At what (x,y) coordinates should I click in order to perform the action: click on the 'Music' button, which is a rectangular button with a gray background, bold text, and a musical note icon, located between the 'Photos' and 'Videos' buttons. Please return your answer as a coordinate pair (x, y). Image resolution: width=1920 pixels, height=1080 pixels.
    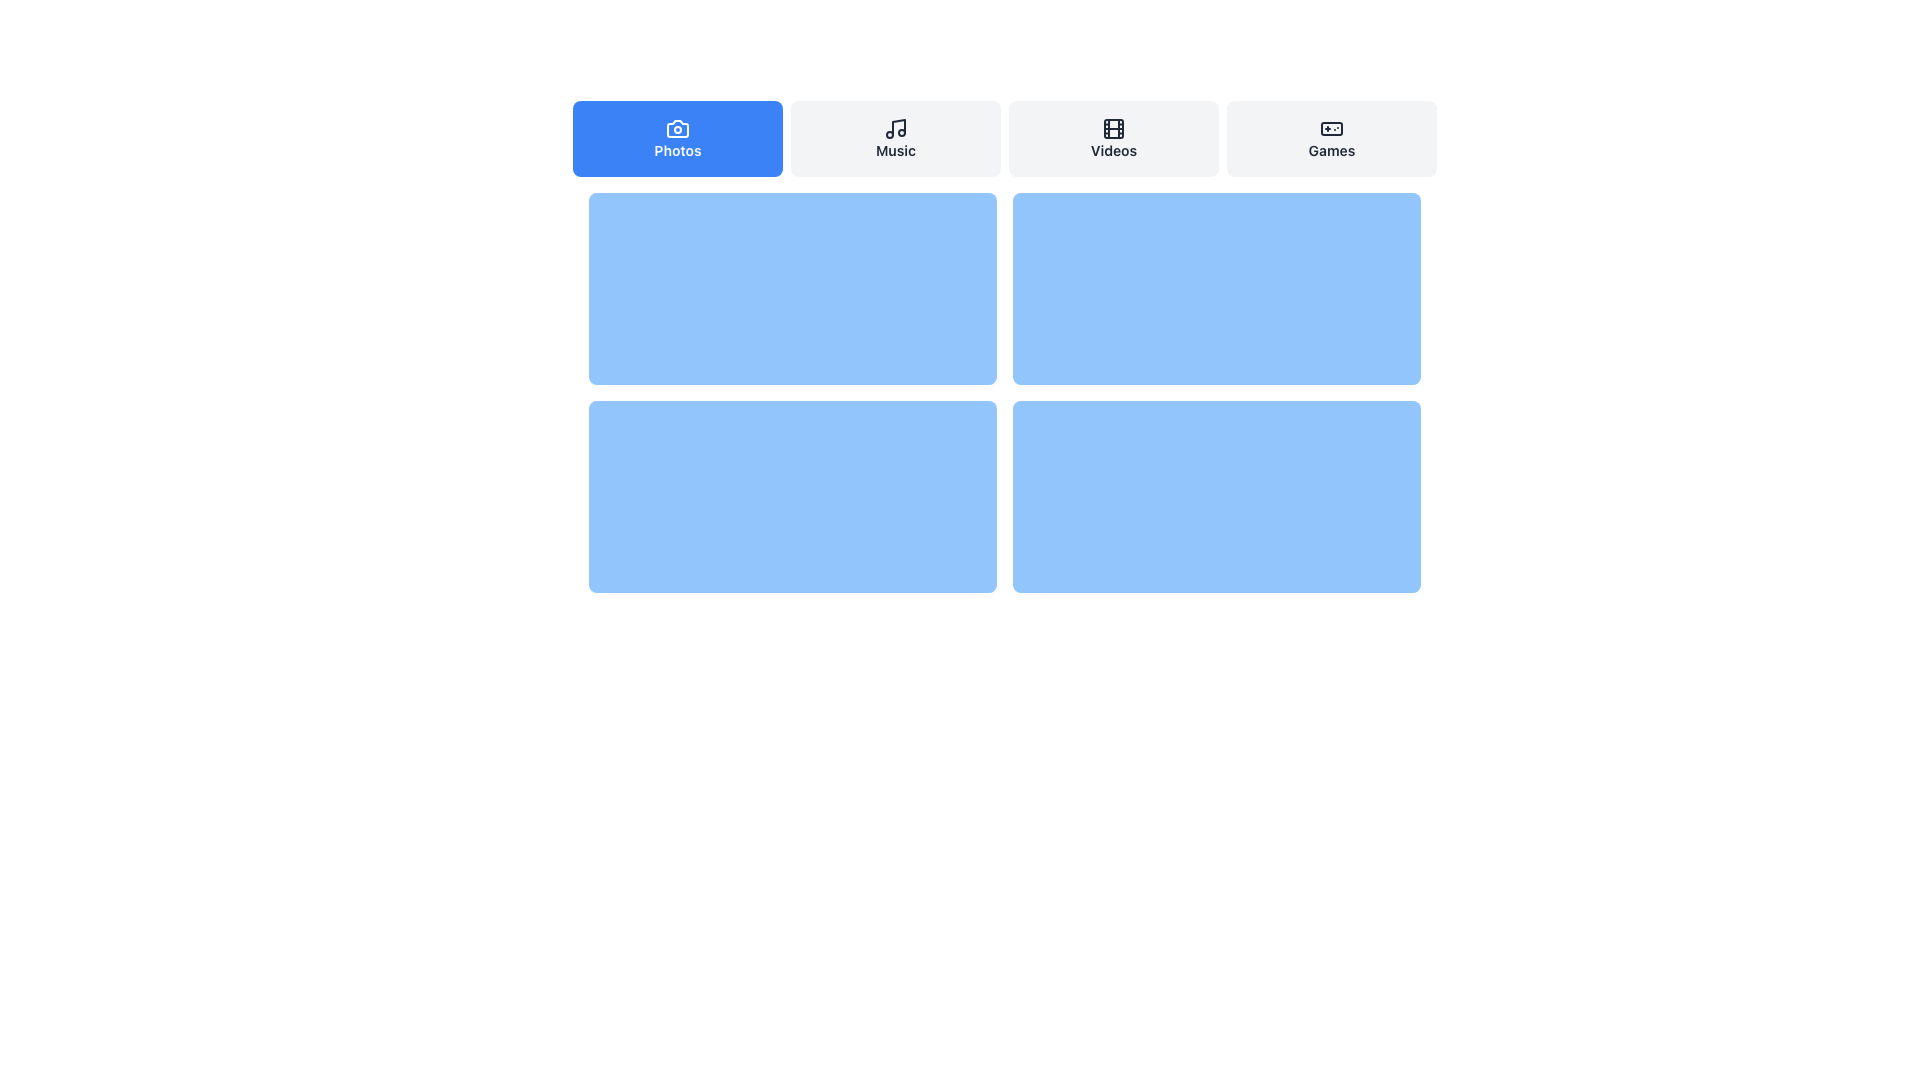
    Looking at the image, I should click on (895, 137).